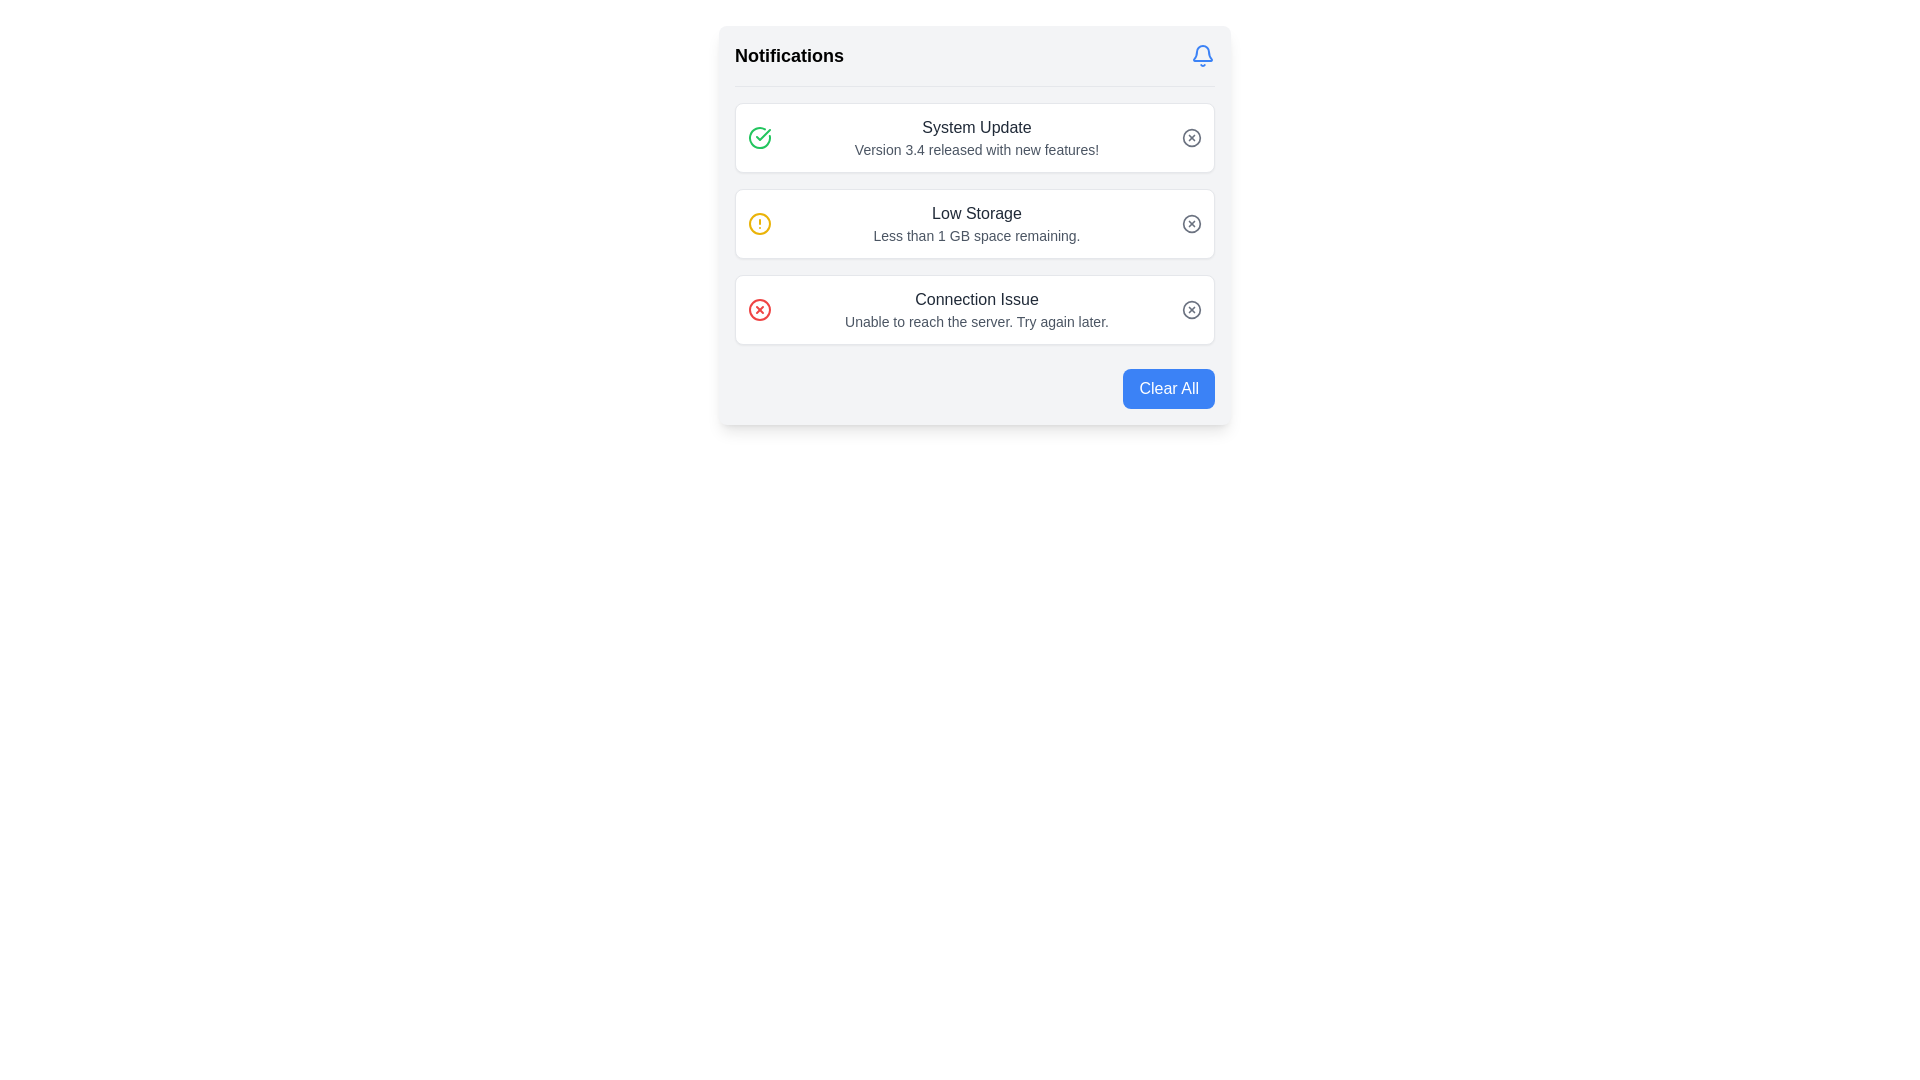 Image resolution: width=1920 pixels, height=1080 pixels. Describe the element at coordinates (1169, 389) in the screenshot. I see `the button that clears all displayed notifications, located at the bottom-right corner of the notification panel` at that location.